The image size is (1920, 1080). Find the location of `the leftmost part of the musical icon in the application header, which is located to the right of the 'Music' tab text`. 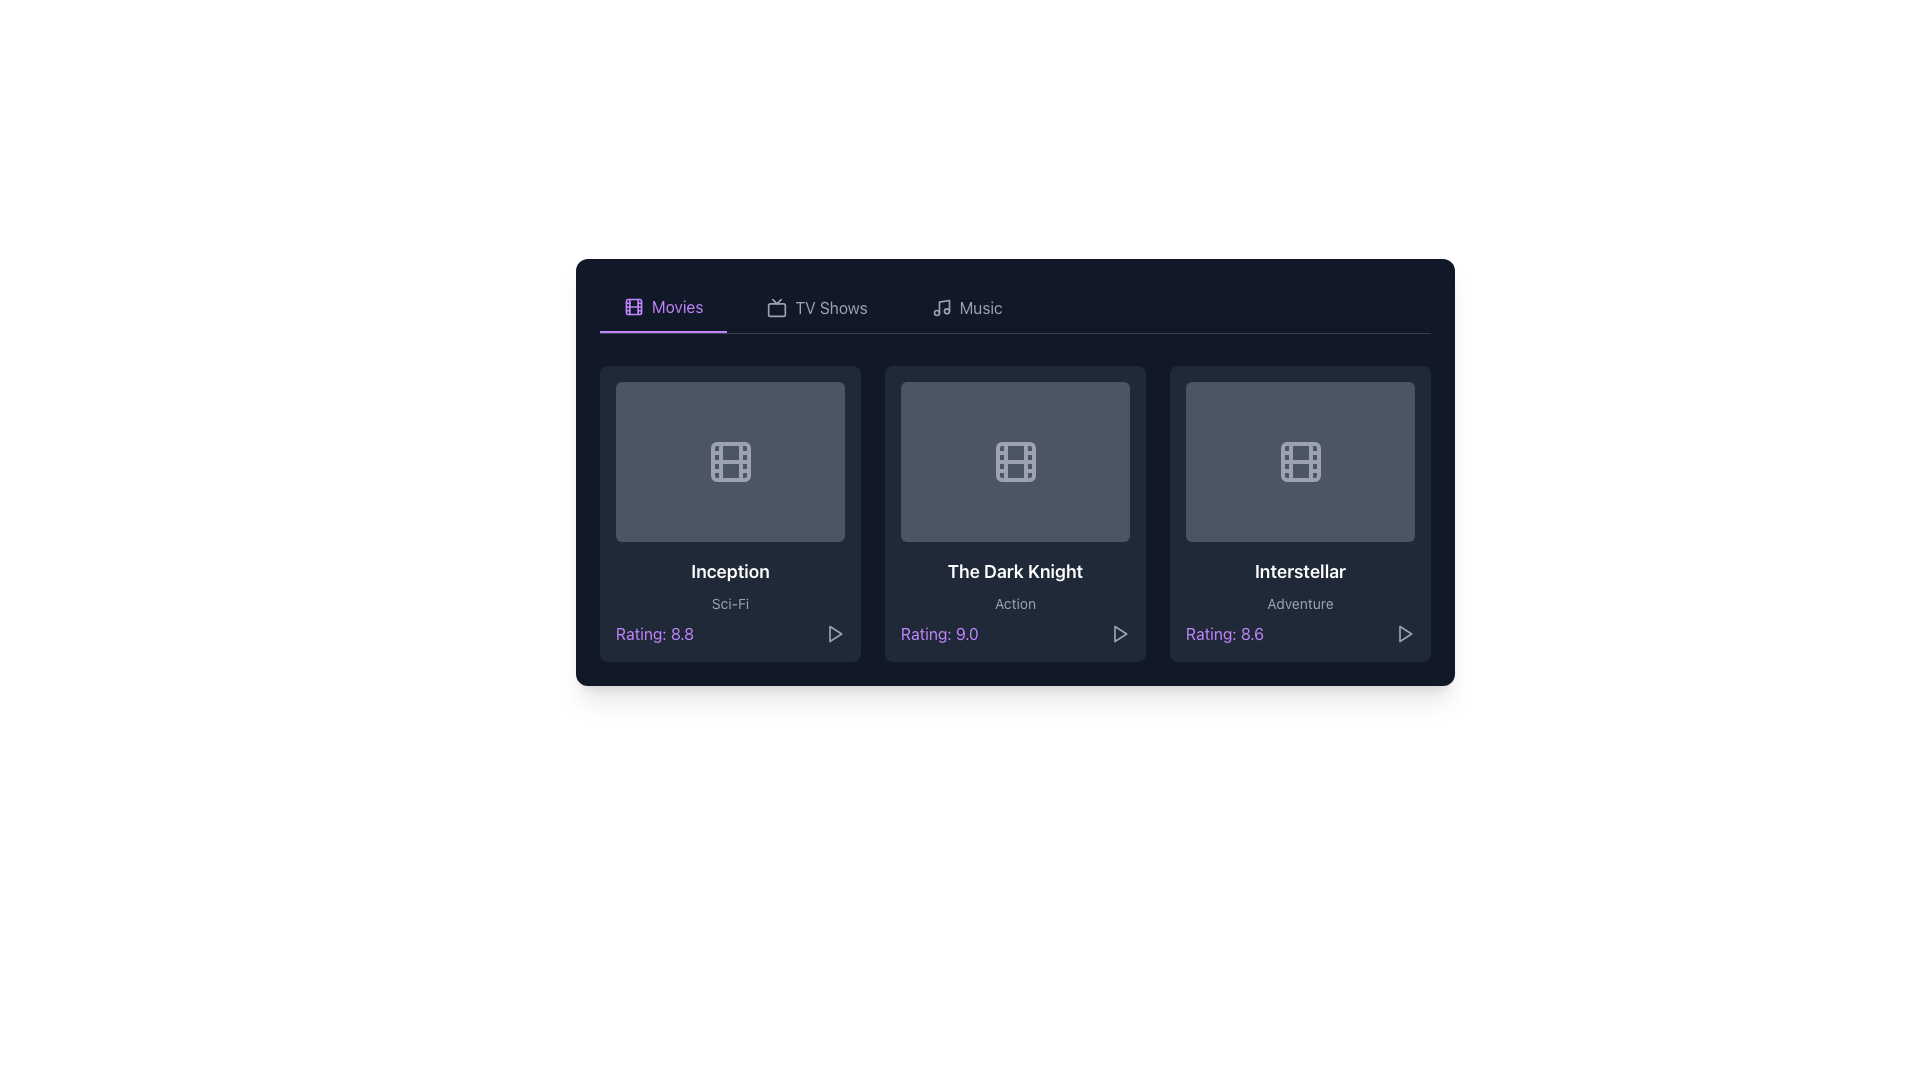

the leftmost part of the musical icon in the application header, which is located to the right of the 'Music' tab text is located at coordinates (943, 306).